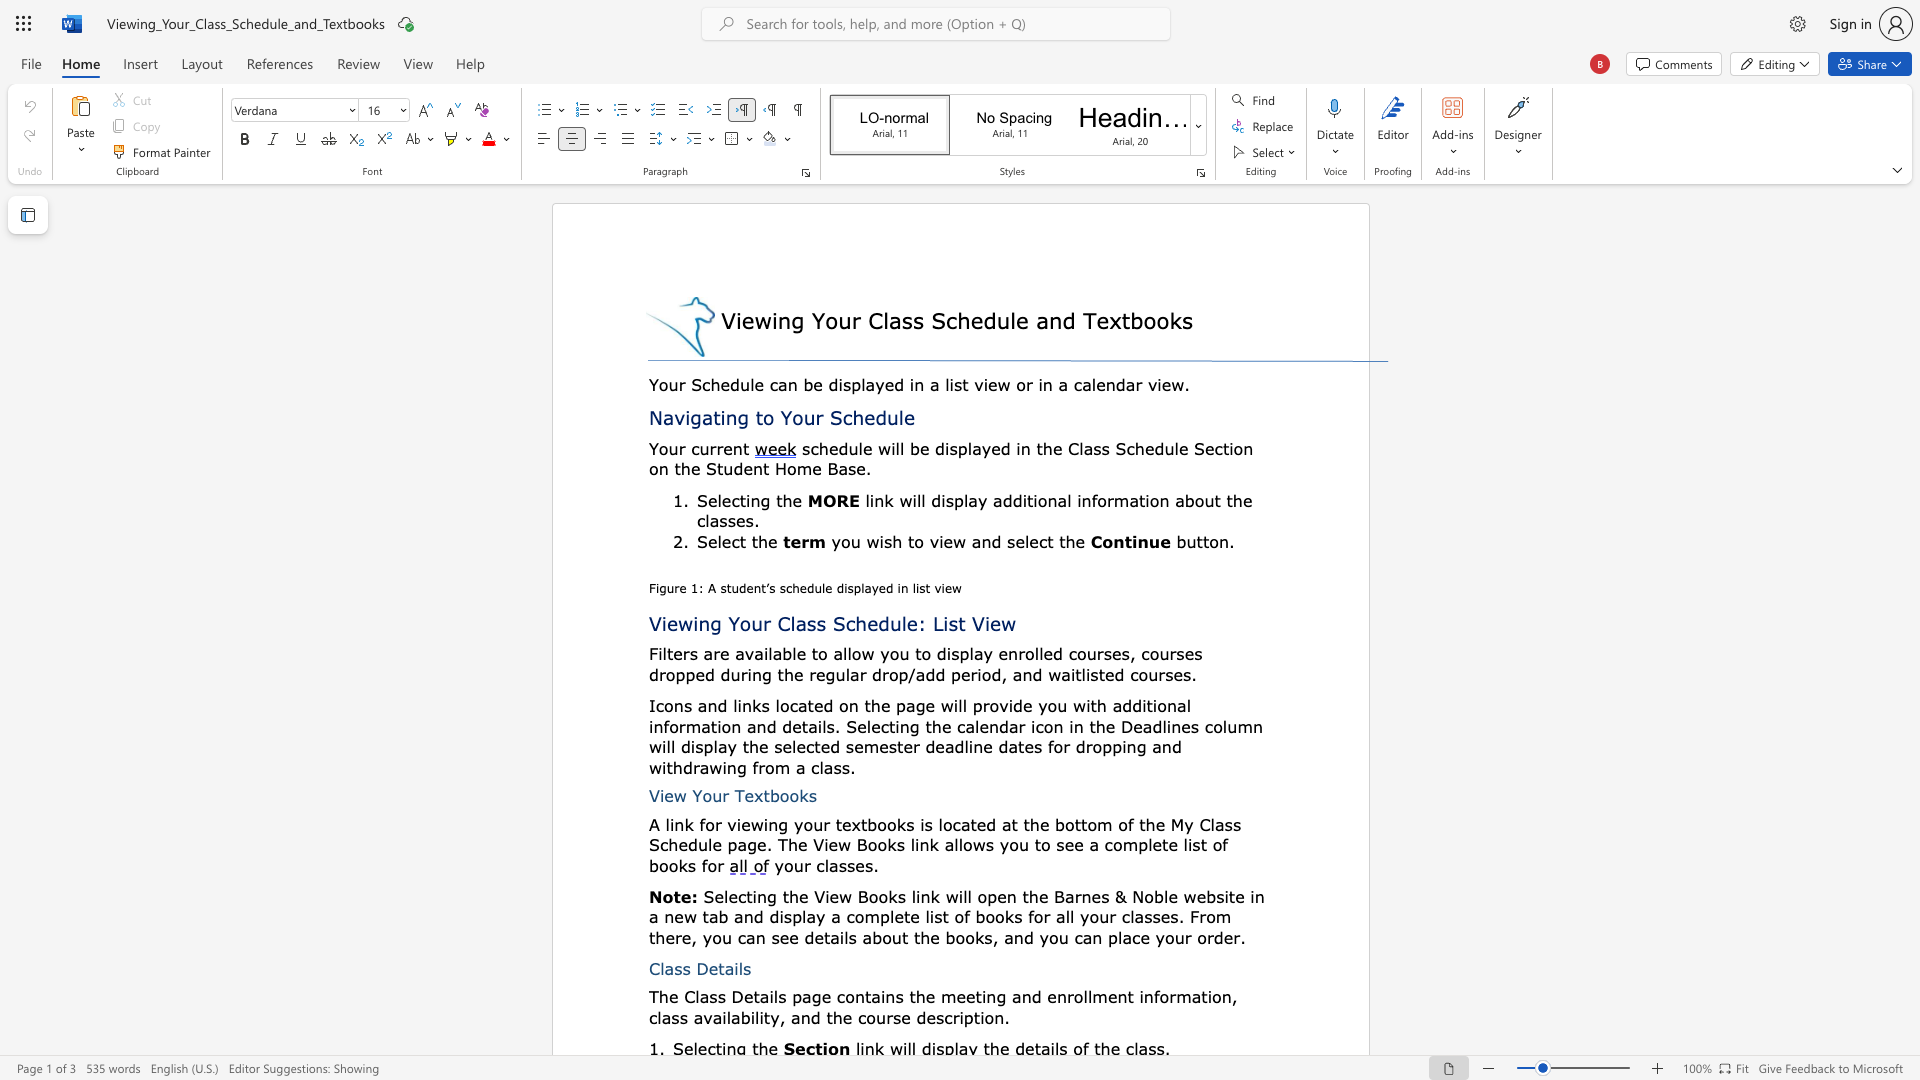 The width and height of the screenshot is (1920, 1080). I want to click on the subset text "View" within the text "Viewing Your Class Schedule and Textbooks", so click(720, 319).